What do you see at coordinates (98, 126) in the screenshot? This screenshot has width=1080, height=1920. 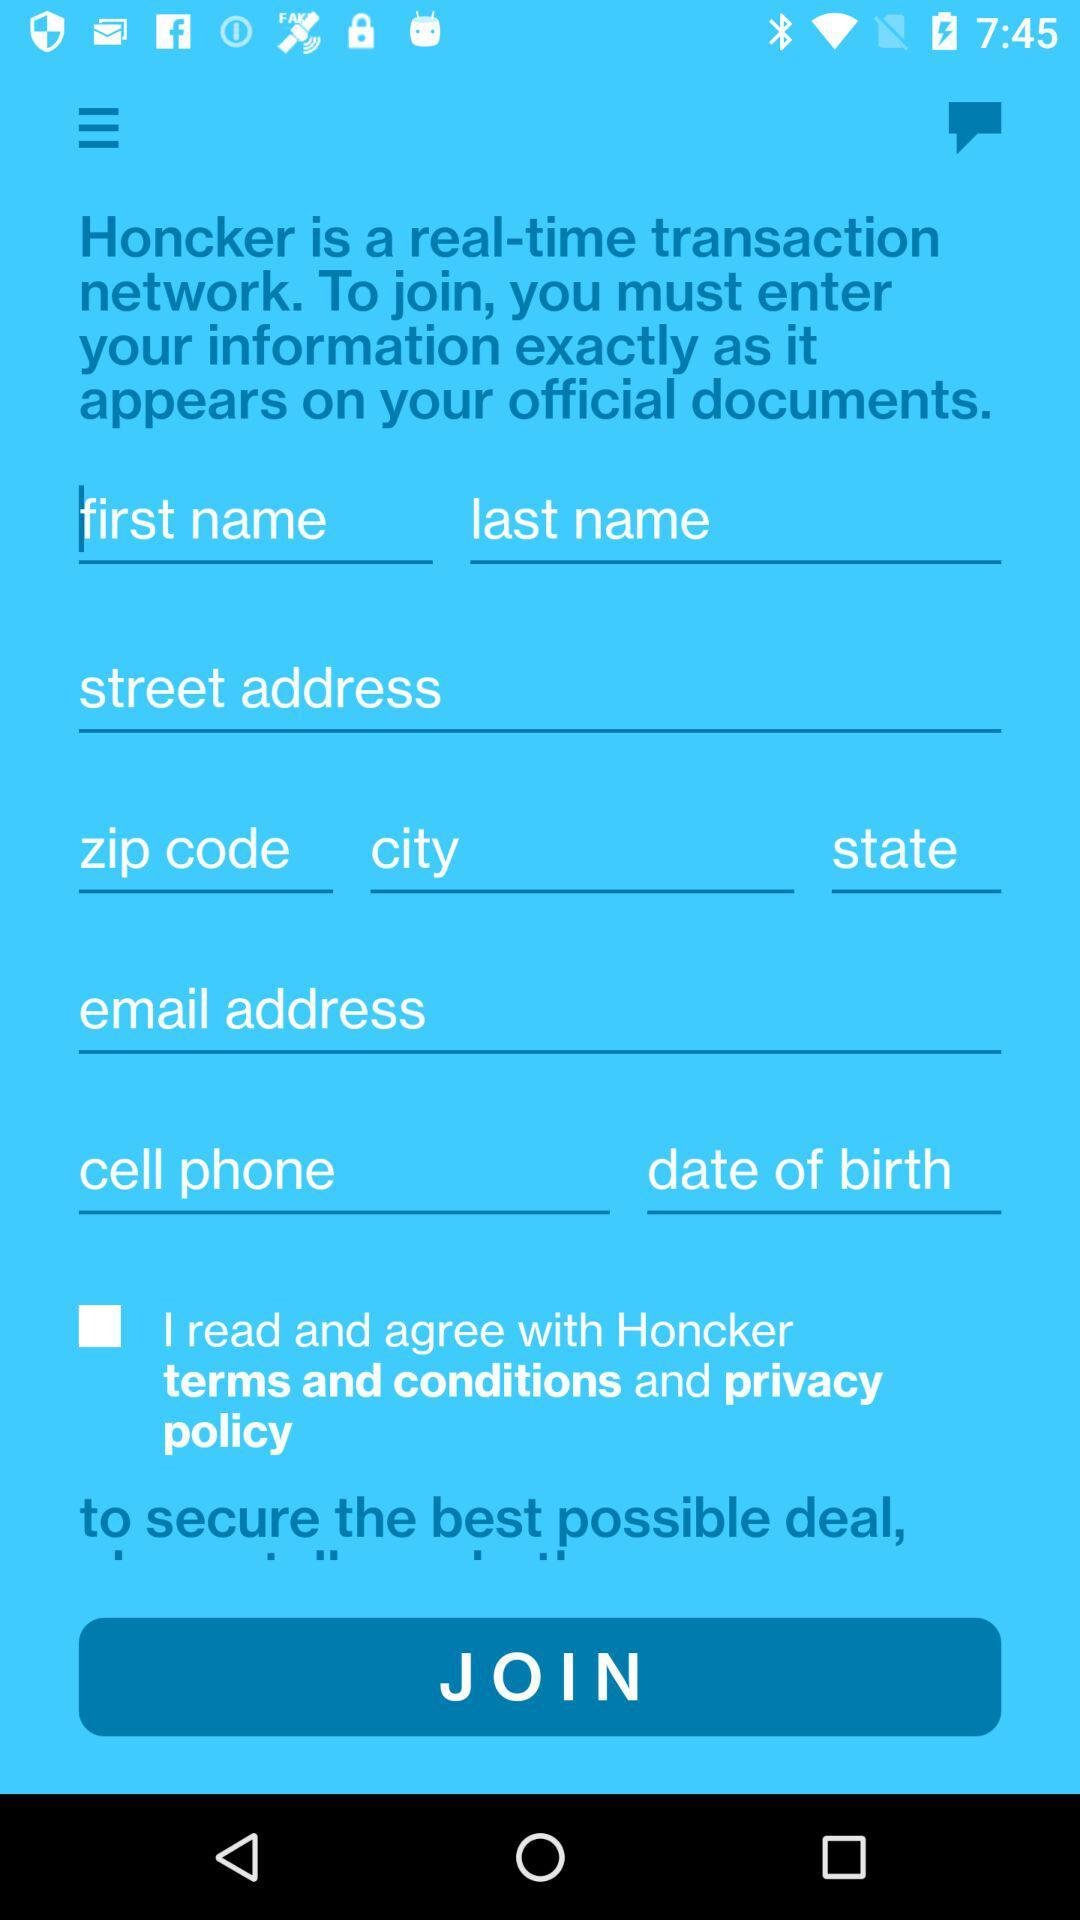 I see `menu` at bounding box center [98, 126].